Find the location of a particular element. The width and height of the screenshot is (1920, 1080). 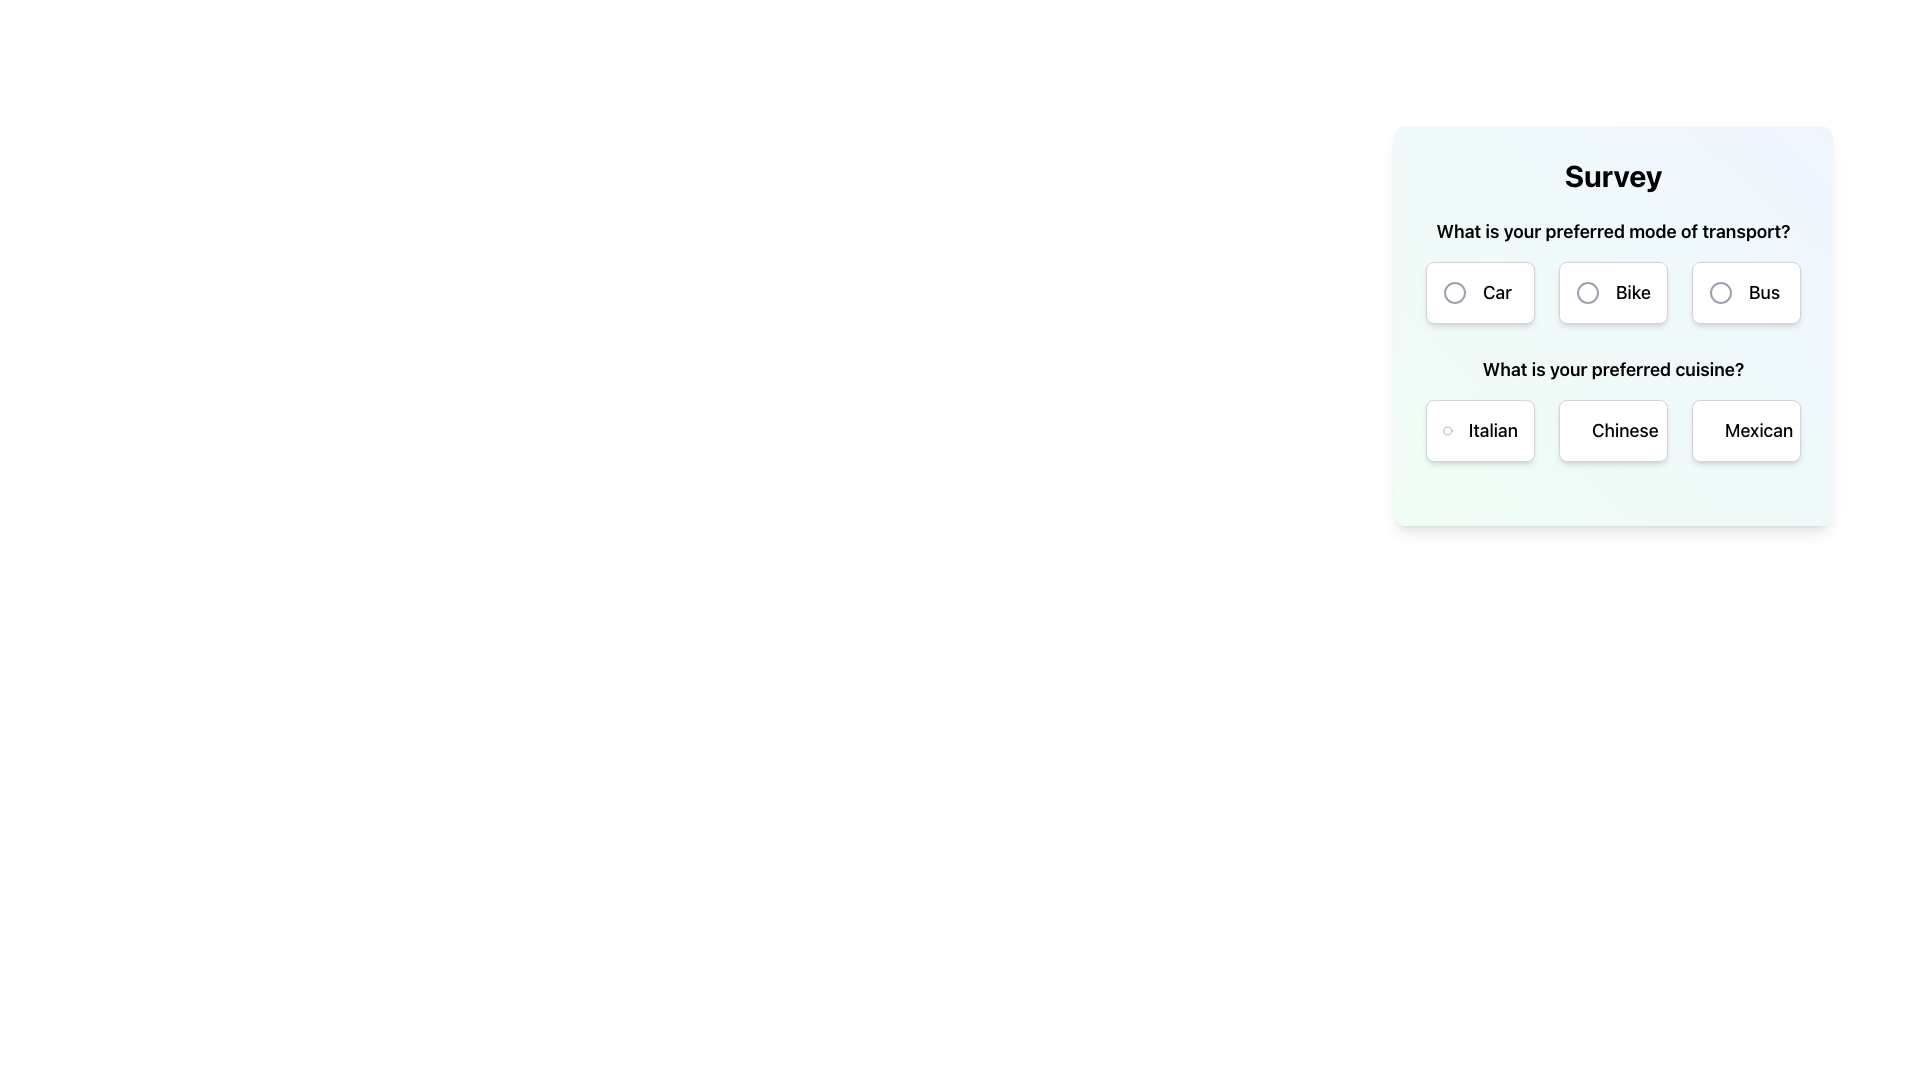

the 'Chinese' button with a radio-style selection indicator is located at coordinates (1613, 430).